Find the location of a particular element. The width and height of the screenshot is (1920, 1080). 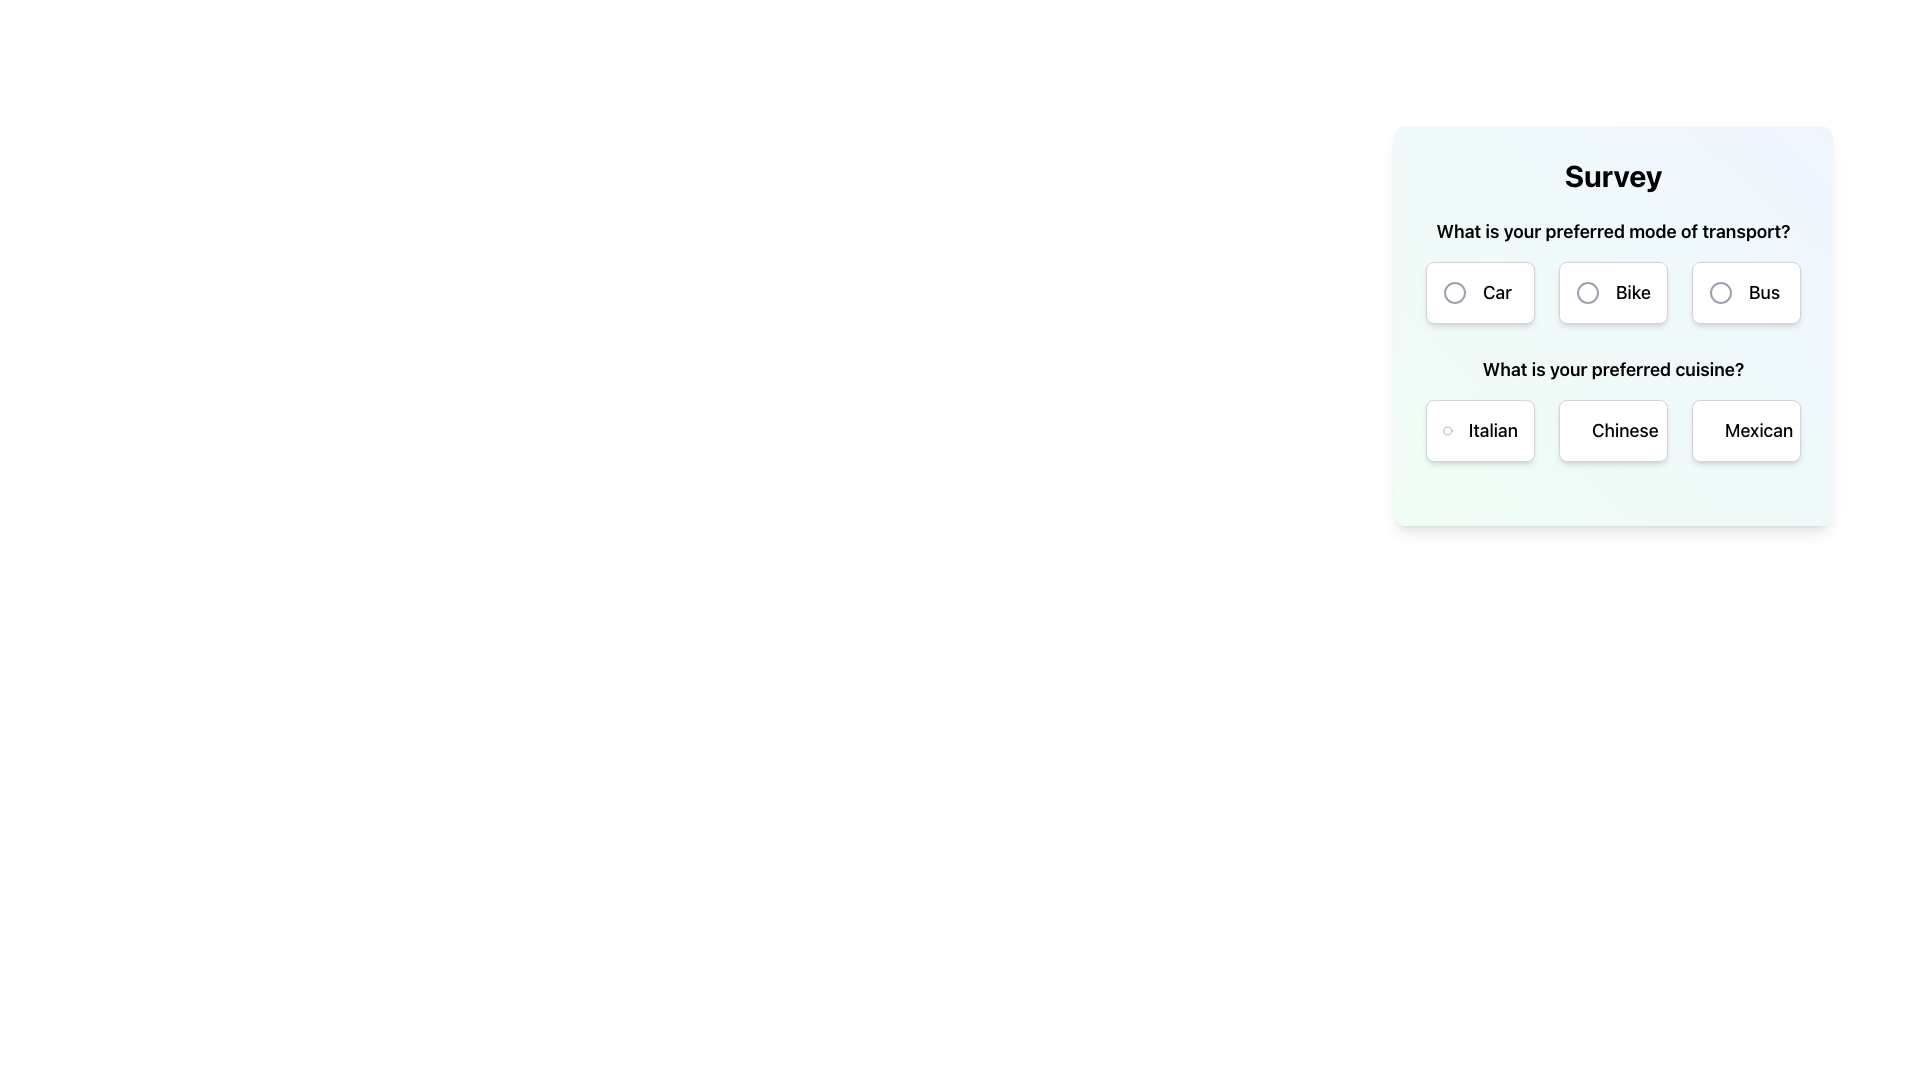

the 'Chinese' button with a radio-style selection indicator is located at coordinates (1613, 430).